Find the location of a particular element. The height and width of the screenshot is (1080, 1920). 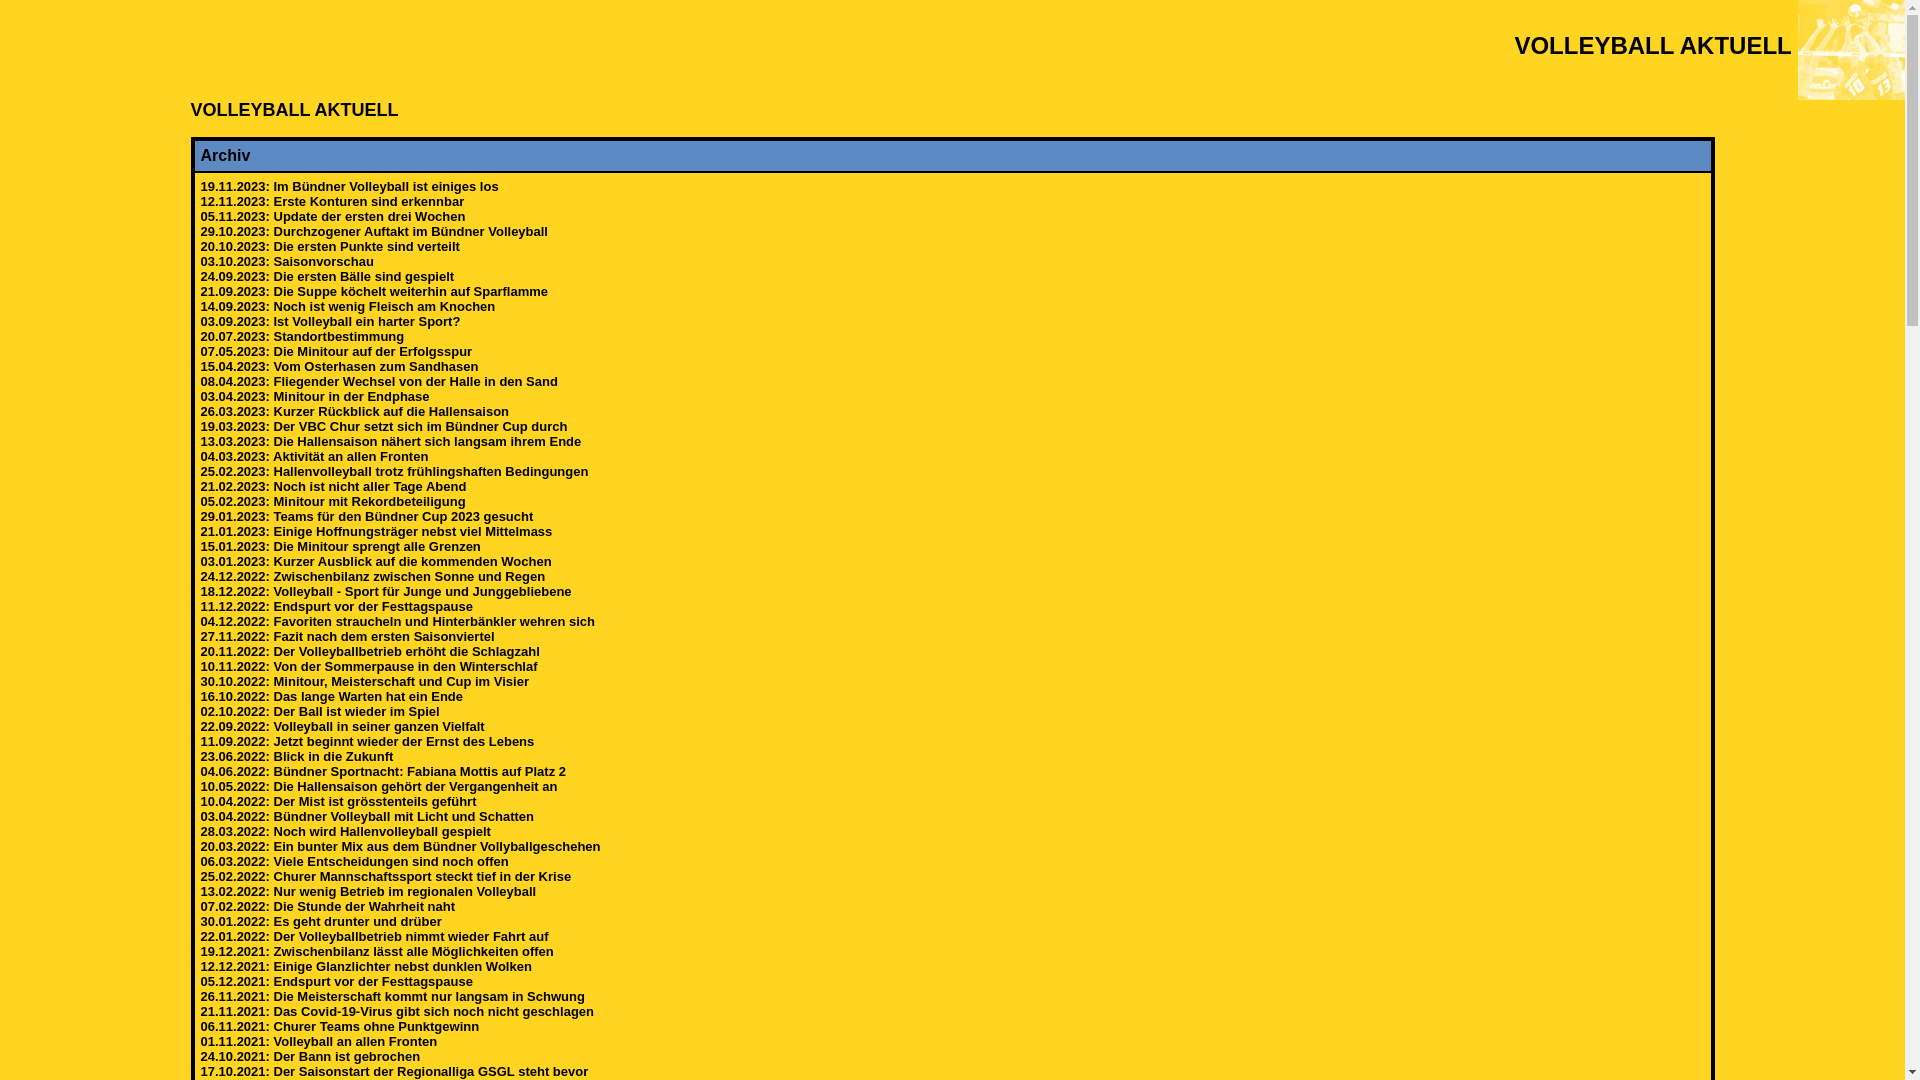

'16.10.2022: Das lange Warten hat ein Ende' is located at coordinates (200, 695).